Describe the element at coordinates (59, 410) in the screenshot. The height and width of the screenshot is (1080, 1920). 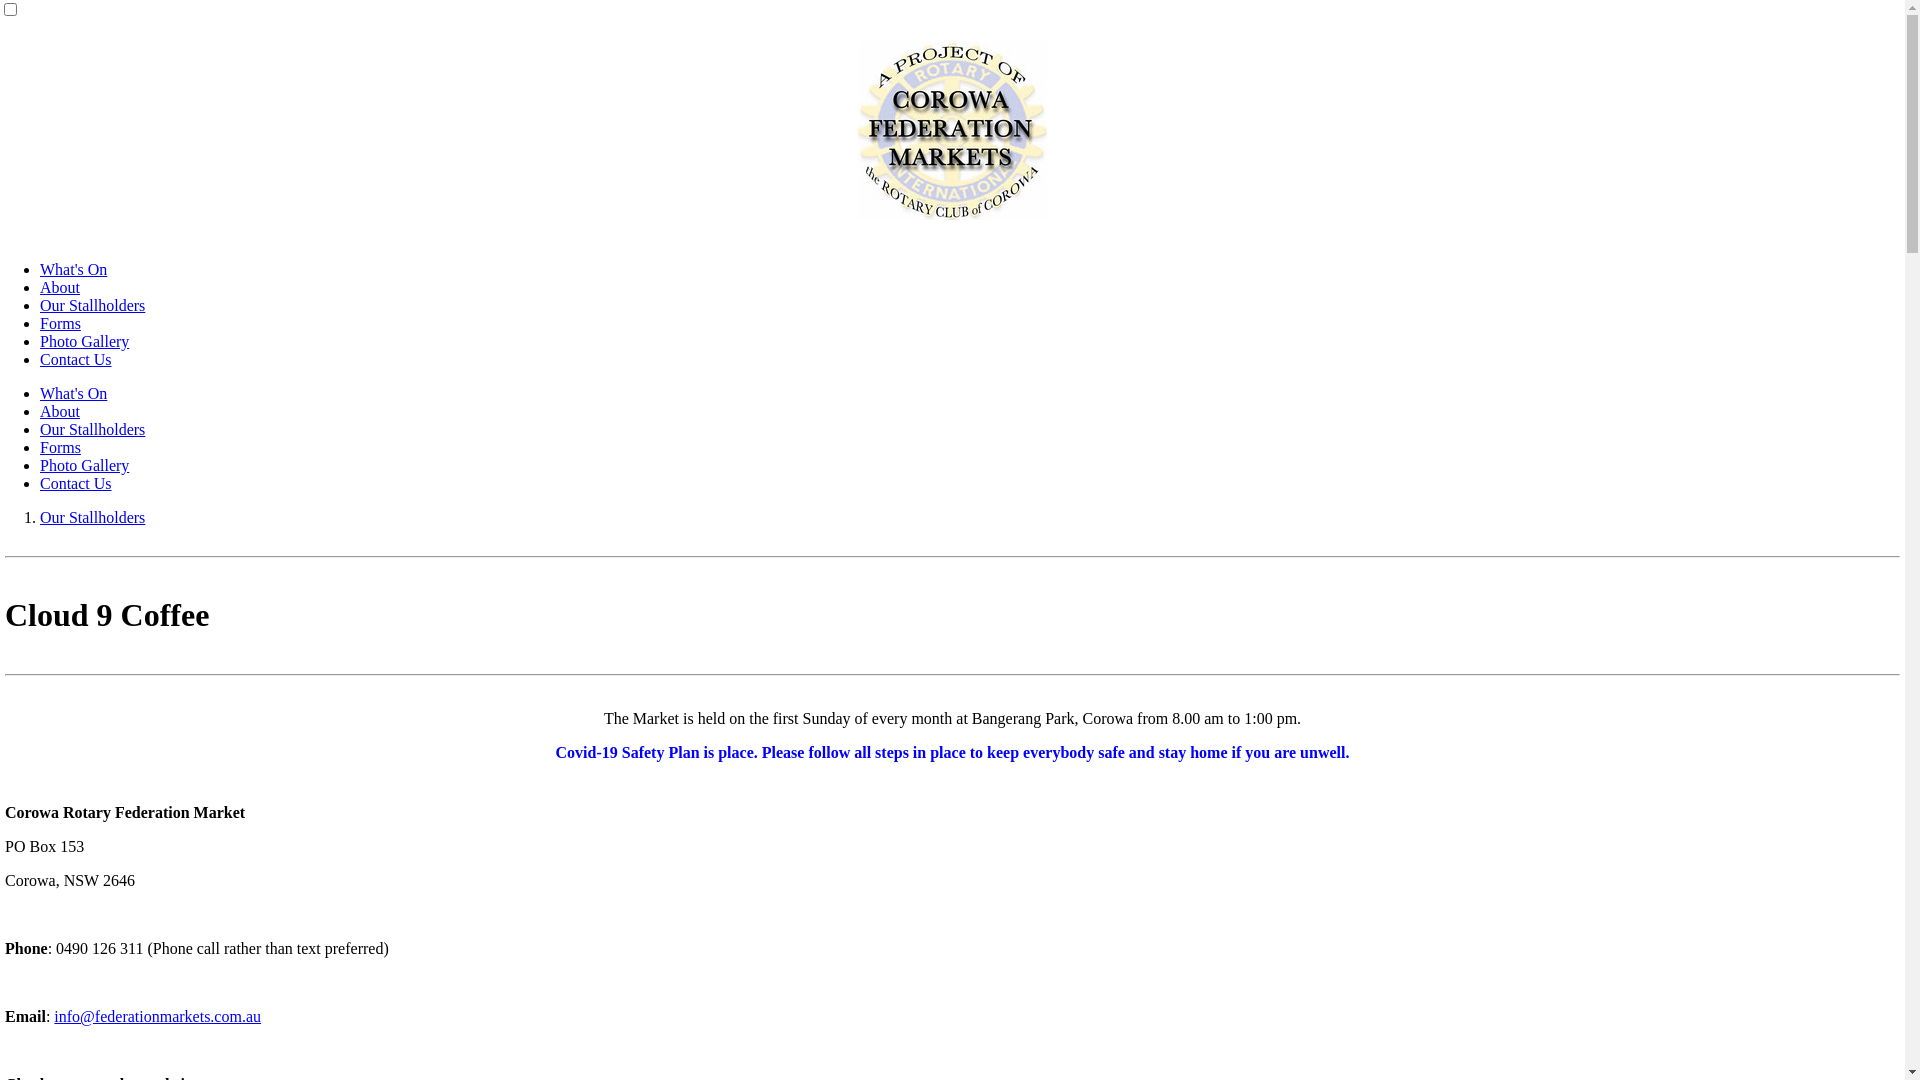
I see `'About'` at that location.